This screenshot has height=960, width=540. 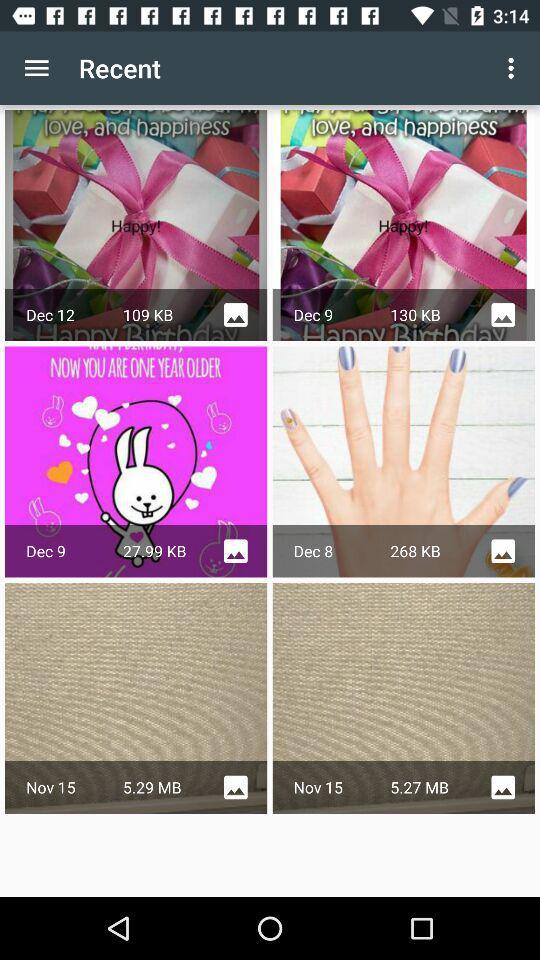 I want to click on app next to recent app, so click(x=36, y=68).